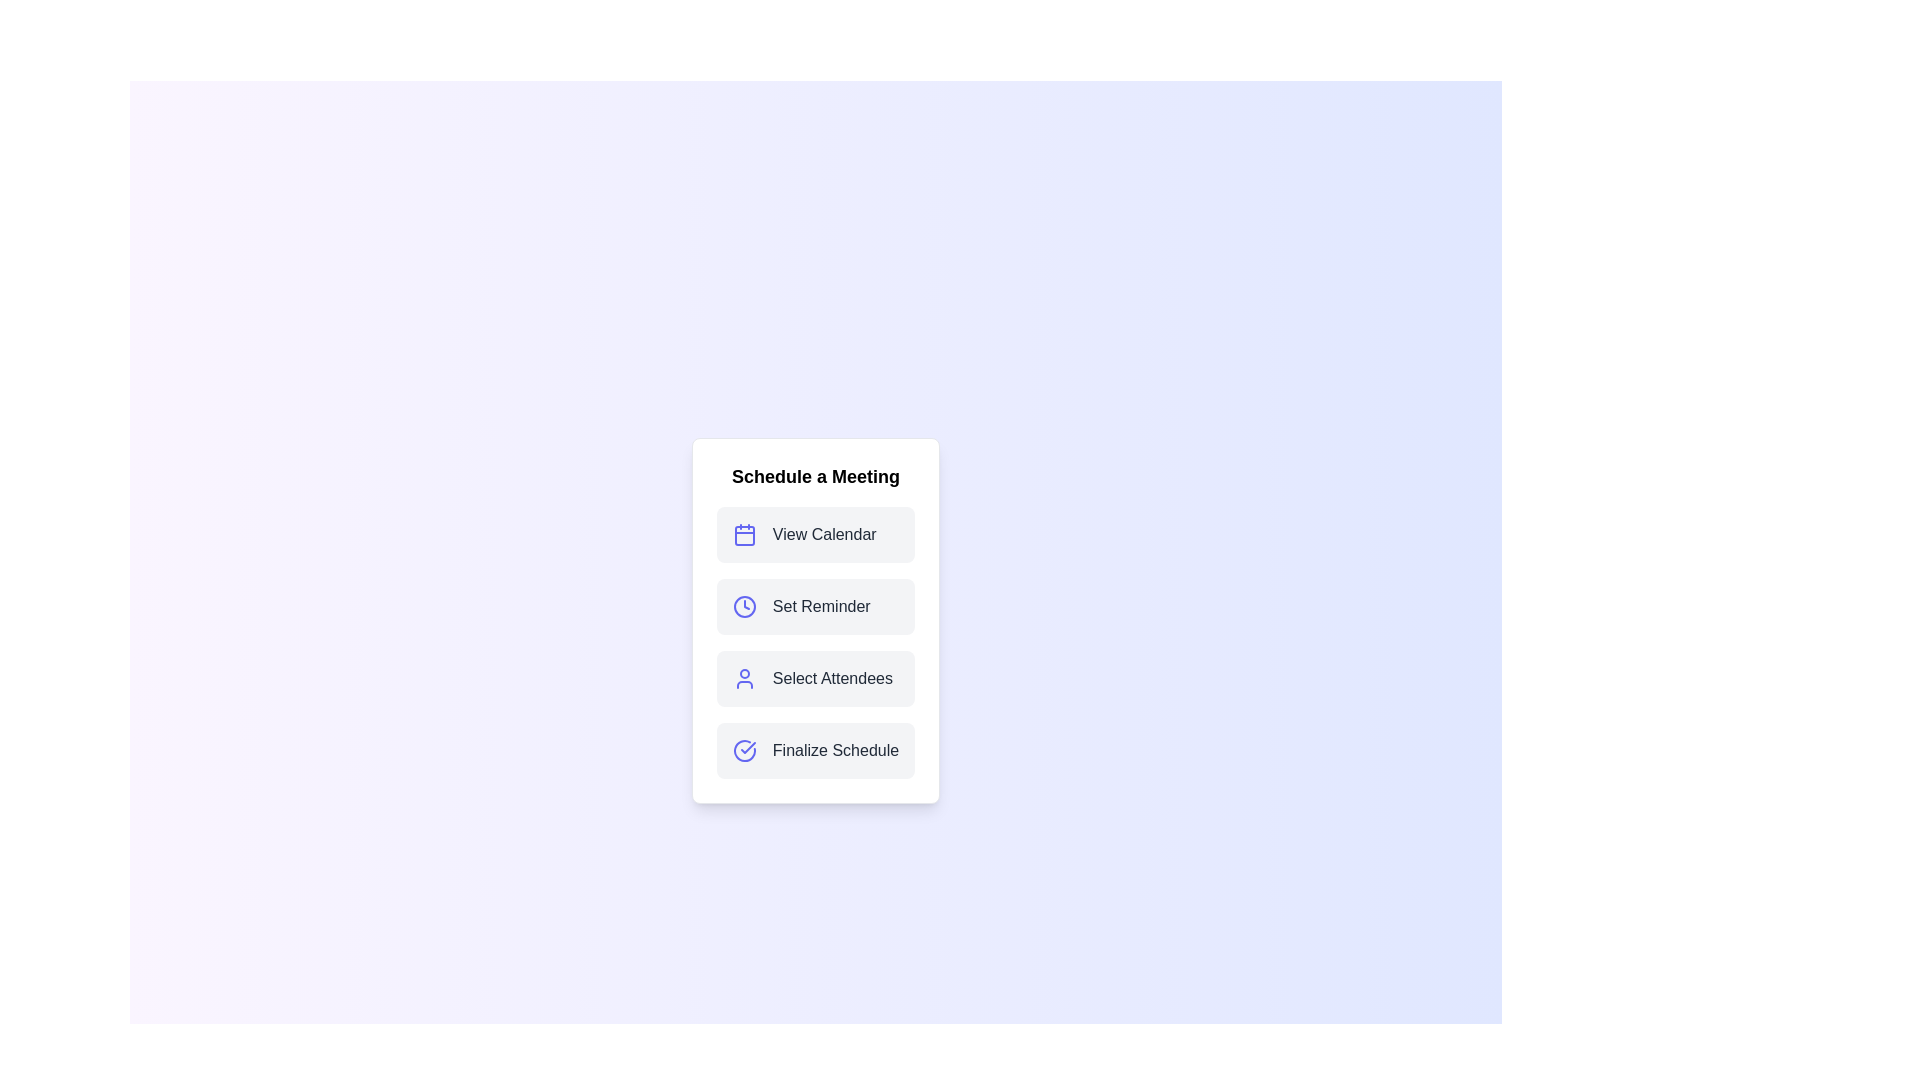 The height and width of the screenshot is (1080, 1920). I want to click on the menu option labeled View Calendar, so click(816, 534).